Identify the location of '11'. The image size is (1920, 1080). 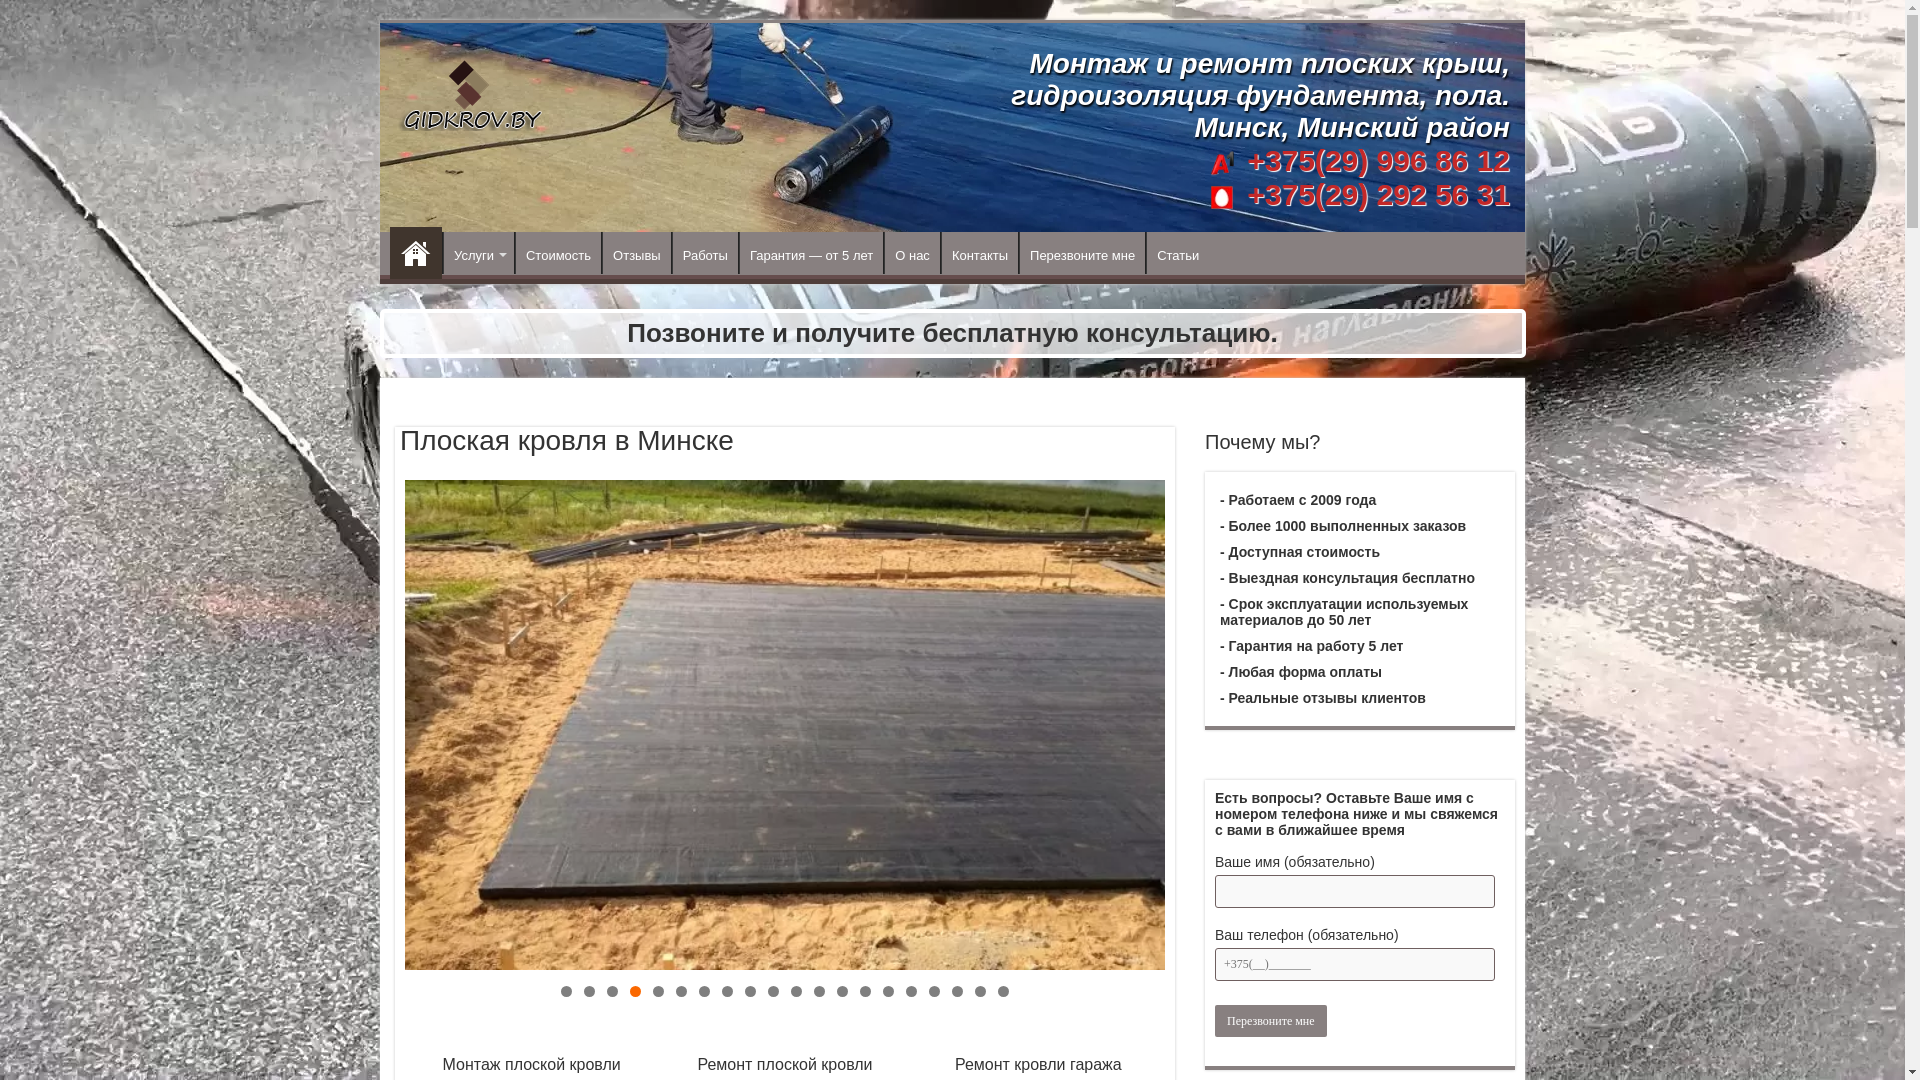
(795, 991).